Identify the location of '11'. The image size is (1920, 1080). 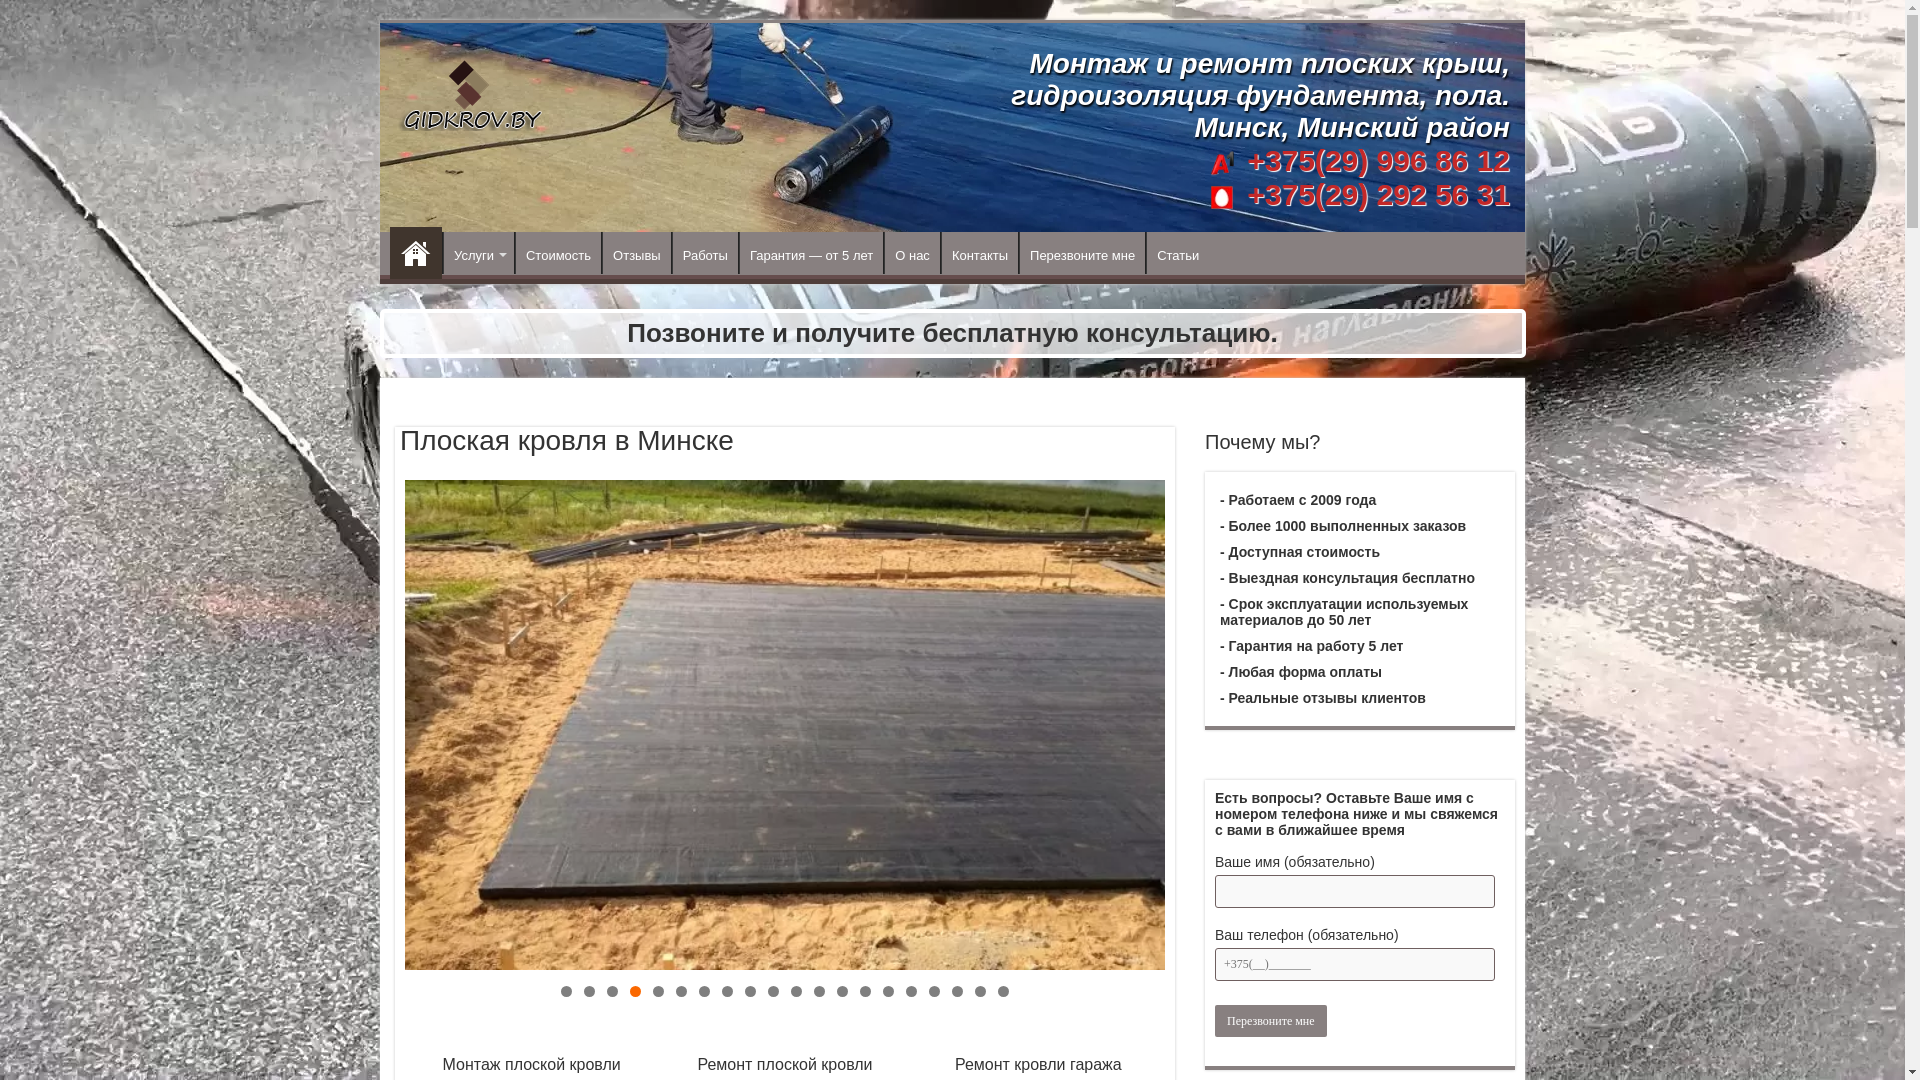
(795, 991).